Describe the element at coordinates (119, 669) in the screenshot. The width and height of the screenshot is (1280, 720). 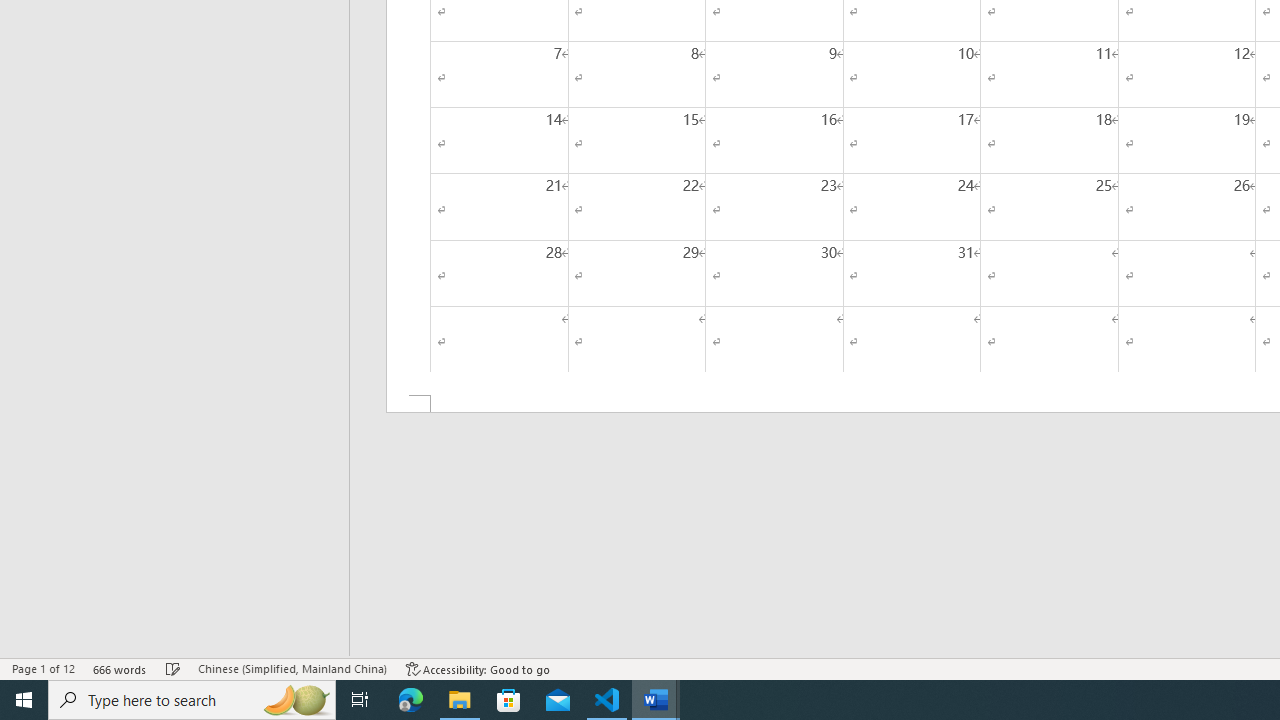
I see `'Word Count 666 words'` at that location.